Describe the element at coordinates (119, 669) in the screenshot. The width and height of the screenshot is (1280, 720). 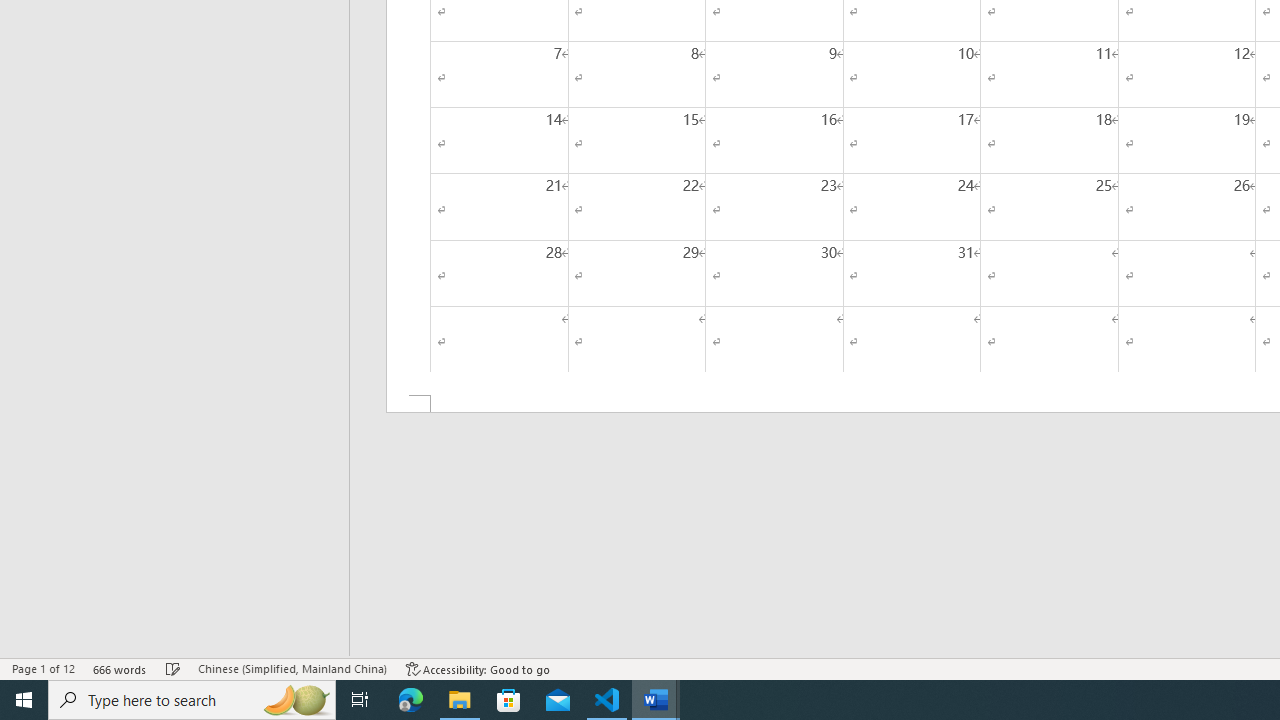
I see `'Word Count 666 words'` at that location.